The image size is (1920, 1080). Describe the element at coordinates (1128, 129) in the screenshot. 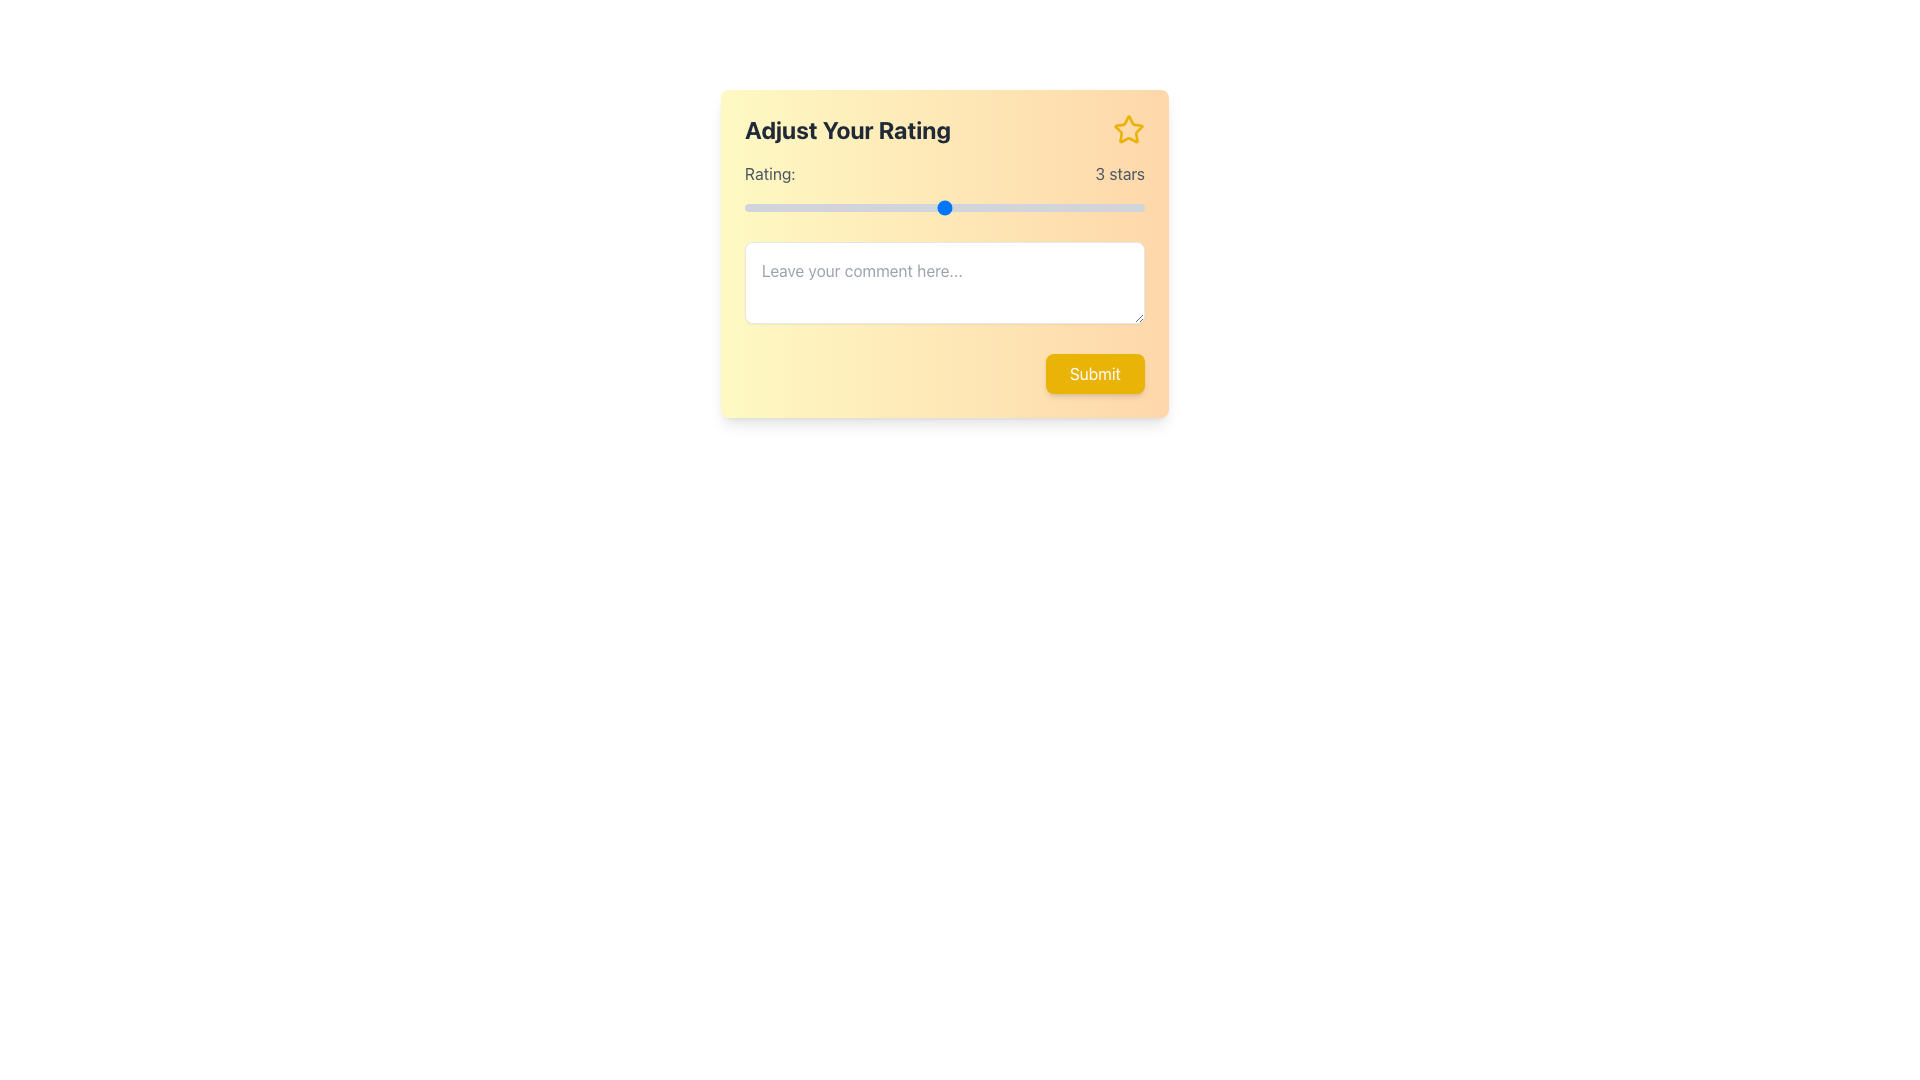

I see `the star icon located in the top-right corner of the dialog box, adjacent to the header text ‘Adjust Your Rating’` at that location.